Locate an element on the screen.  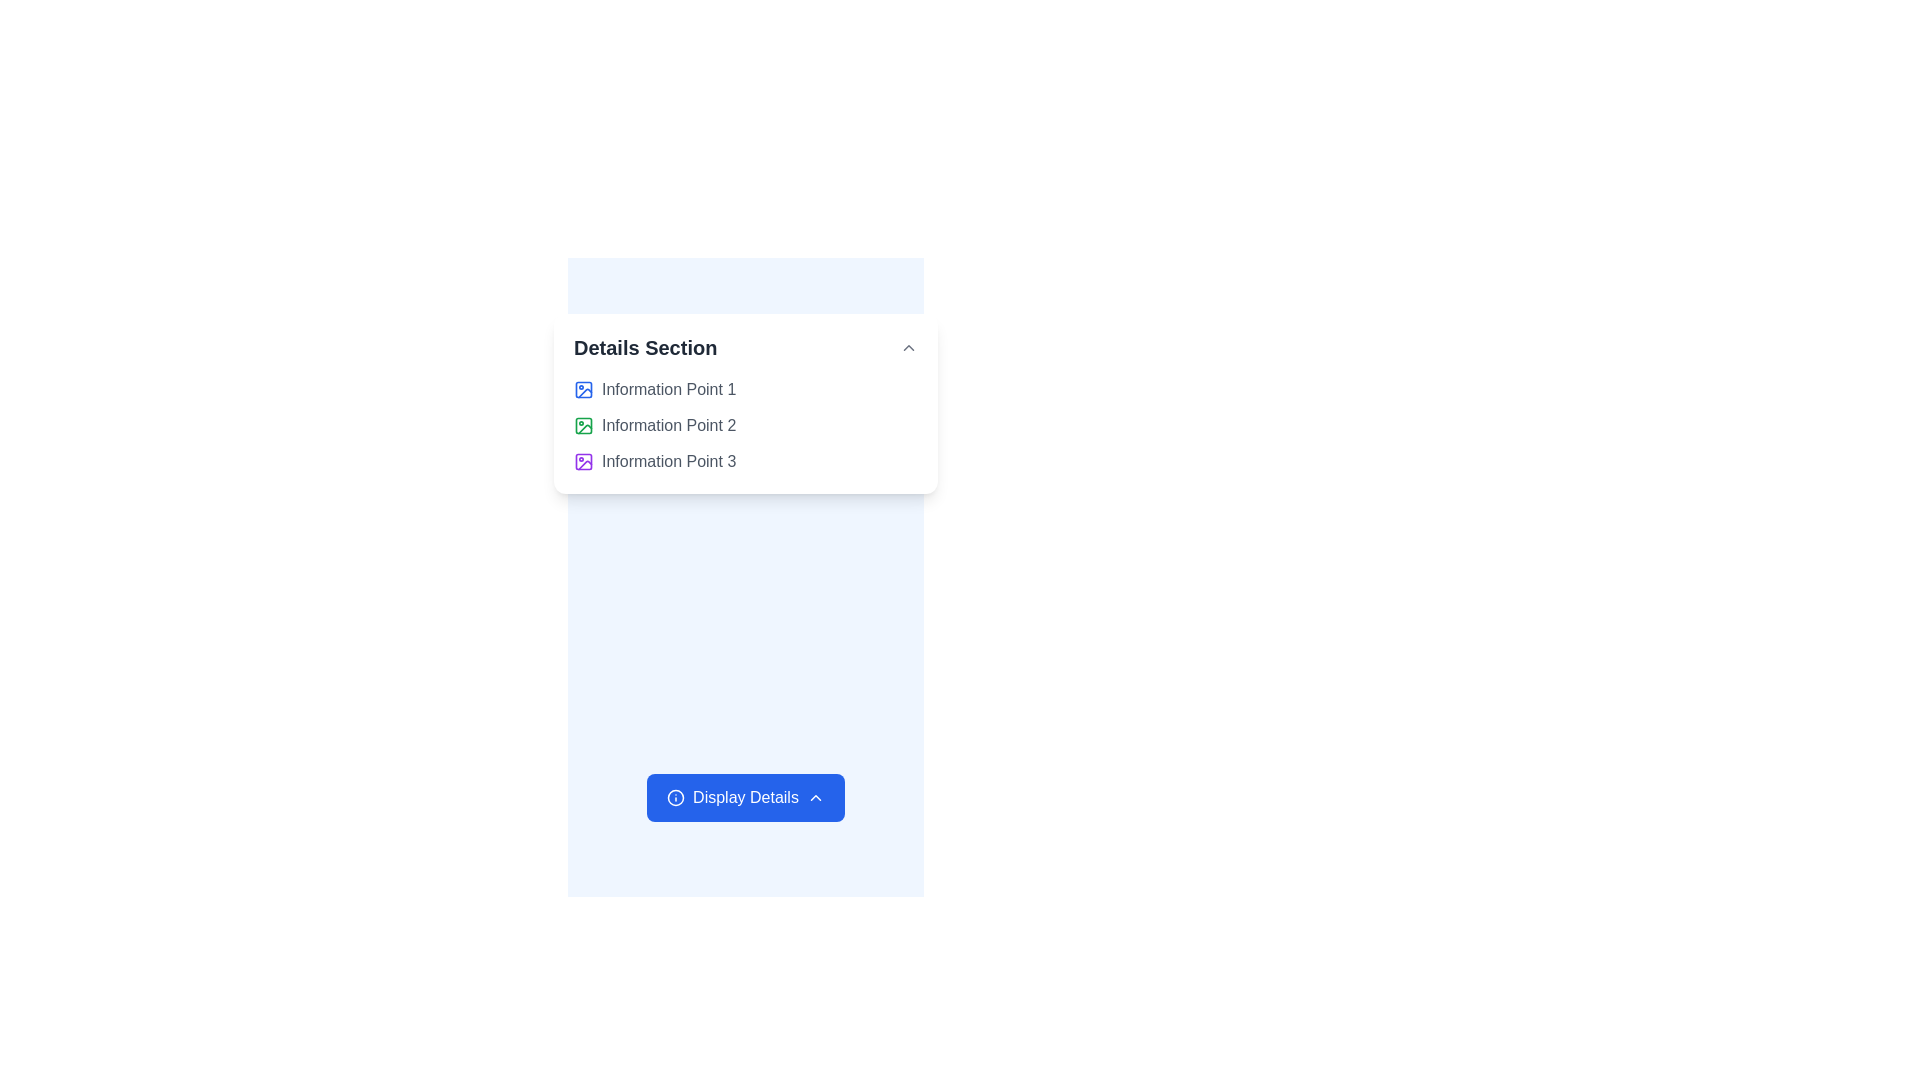
the blue button labeled 'Display Details' which contains the circular blue icon with a white border is located at coordinates (676, 797).